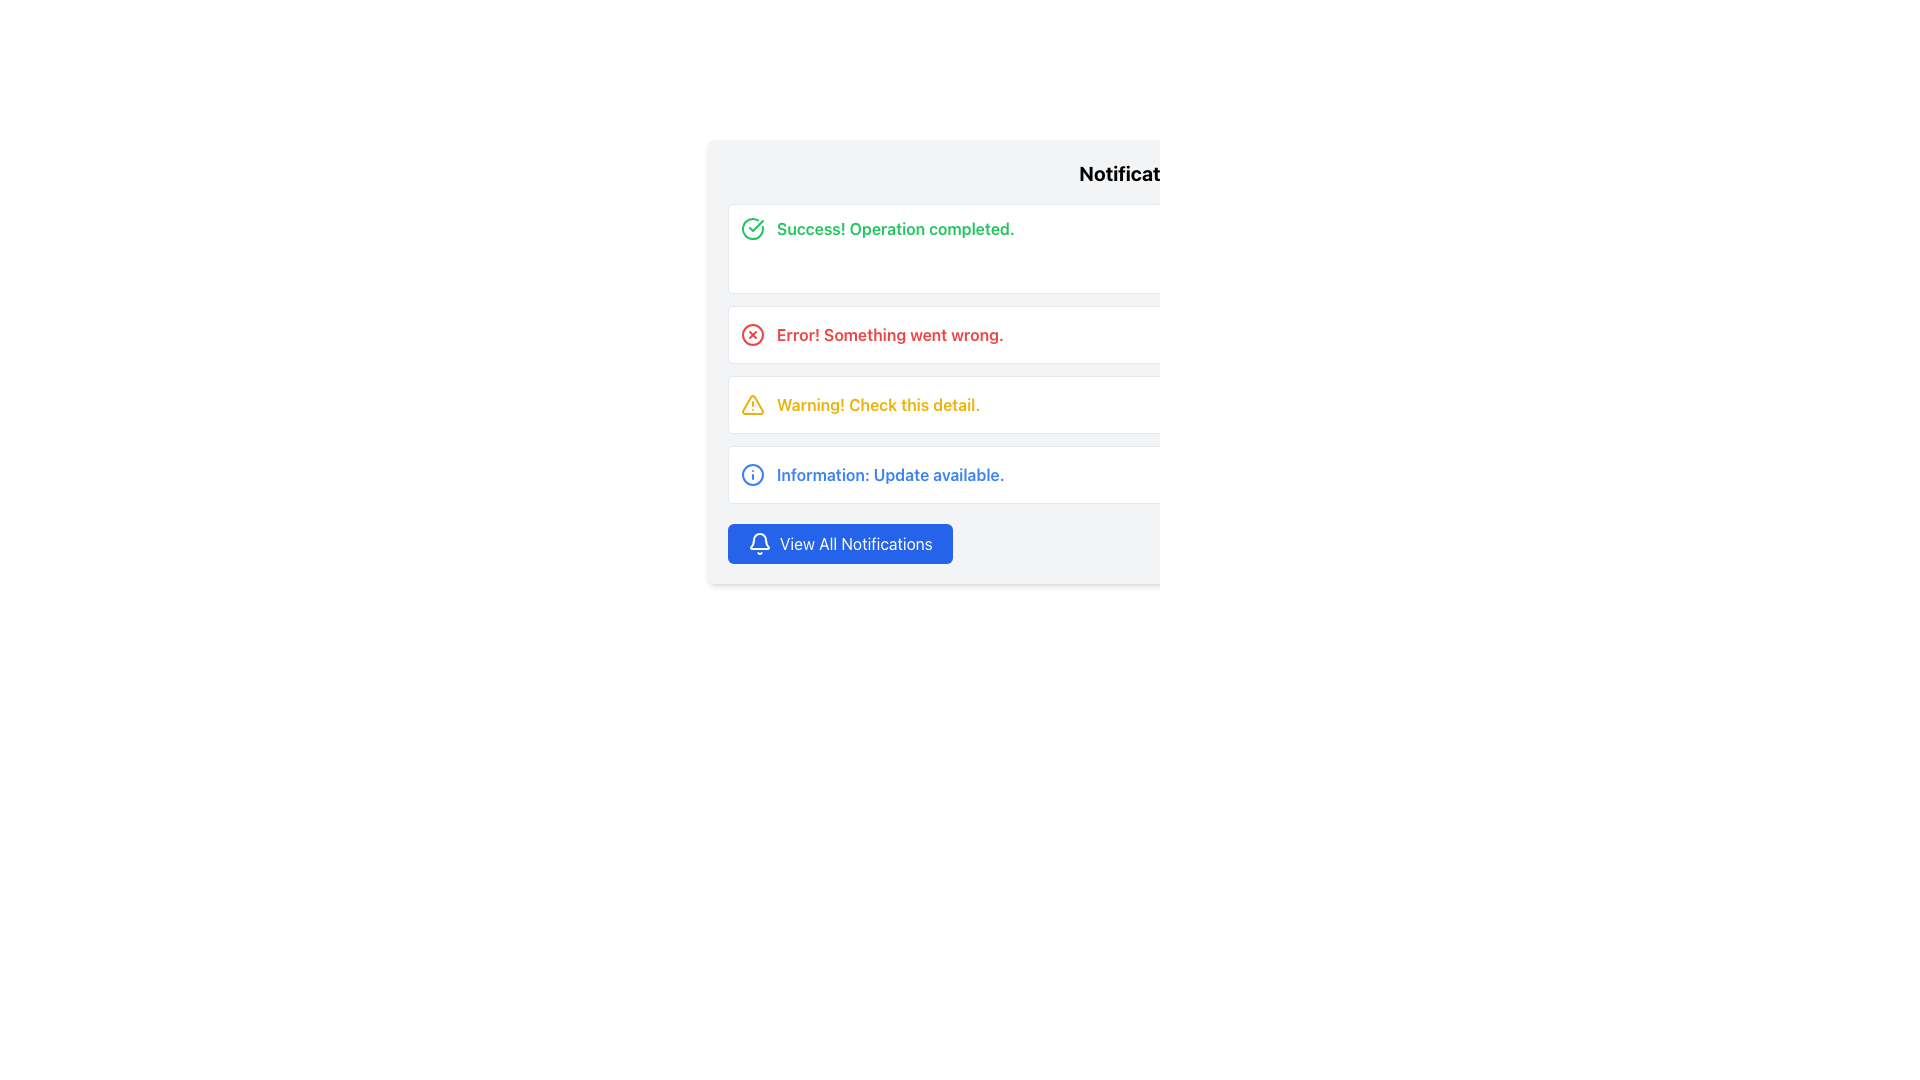  I want to click on the triangular warning icon with a yellow fill and bold outline, located in the third notification row, which has an exclamation mark inside, so click(752, 405).